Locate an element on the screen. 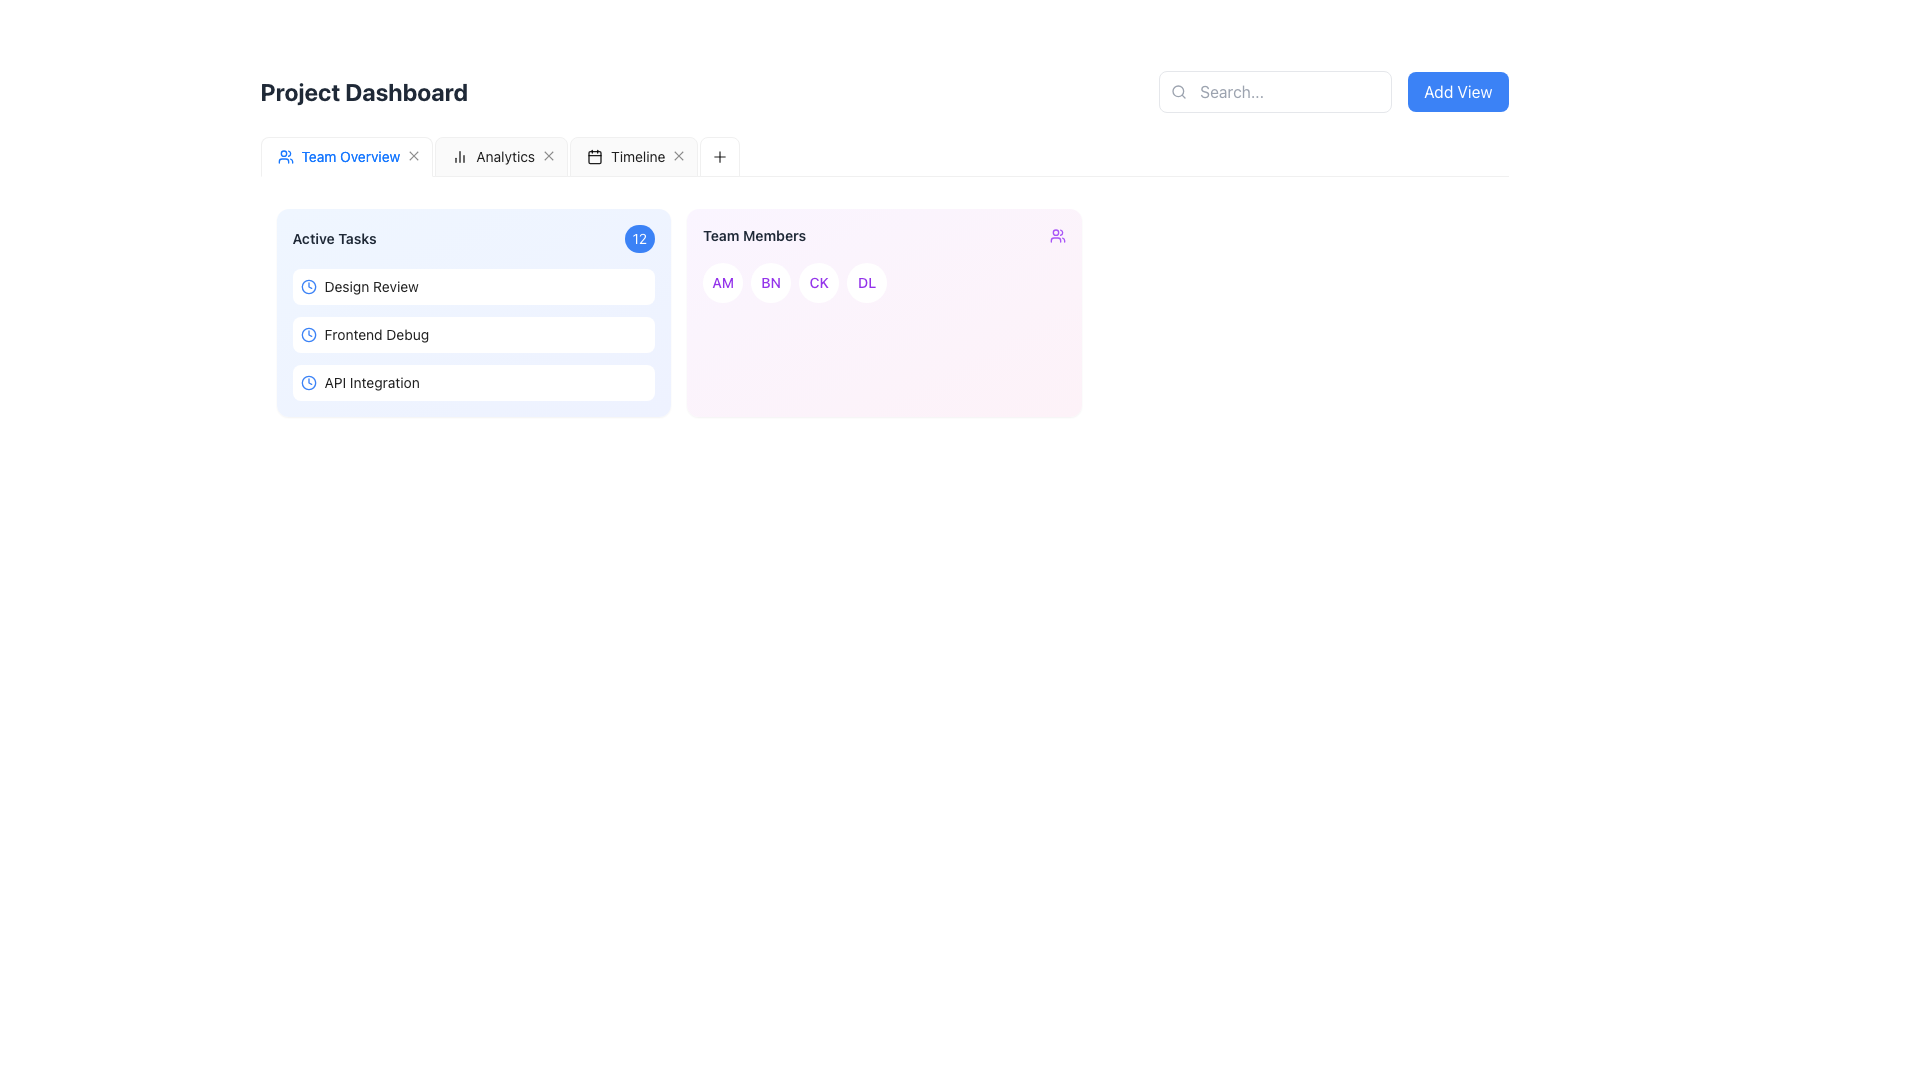  the static text label displaying 'Design Review' located in the 'Active Tasks' card, to the right of the clock icon is located at coordinates (371, 286).